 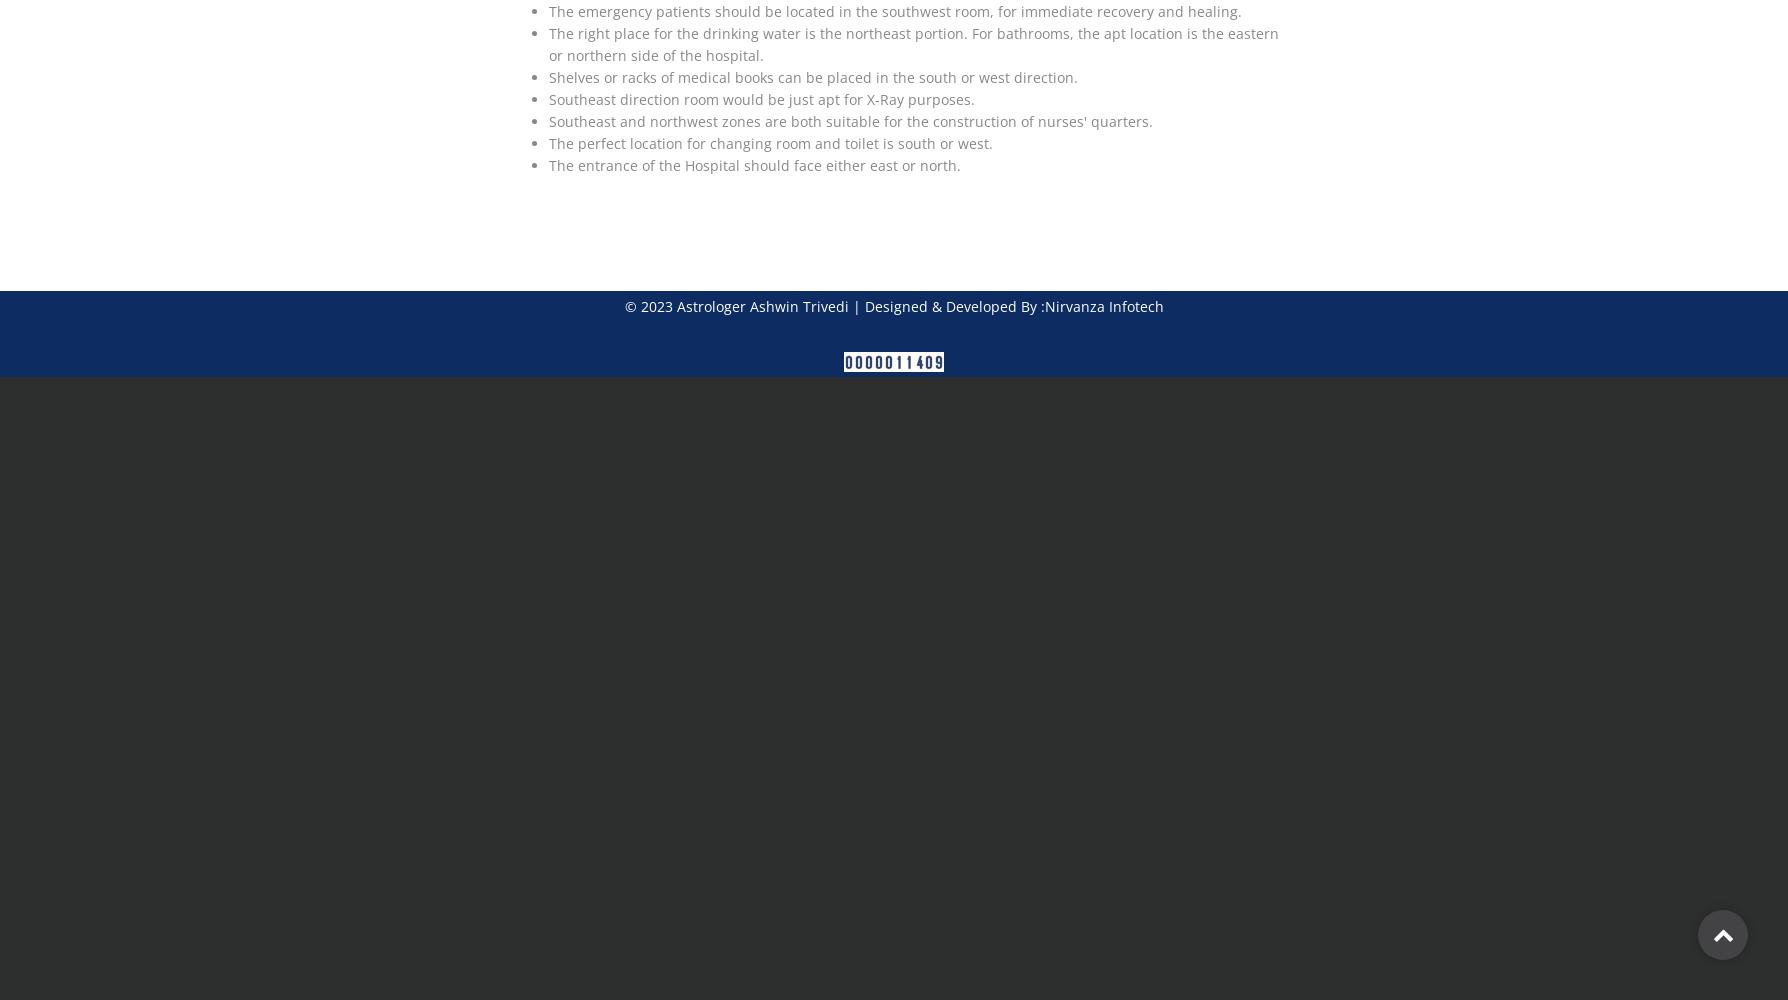 I want to click on 'Nirvanza Infotech', so click(x=1103, y=306).